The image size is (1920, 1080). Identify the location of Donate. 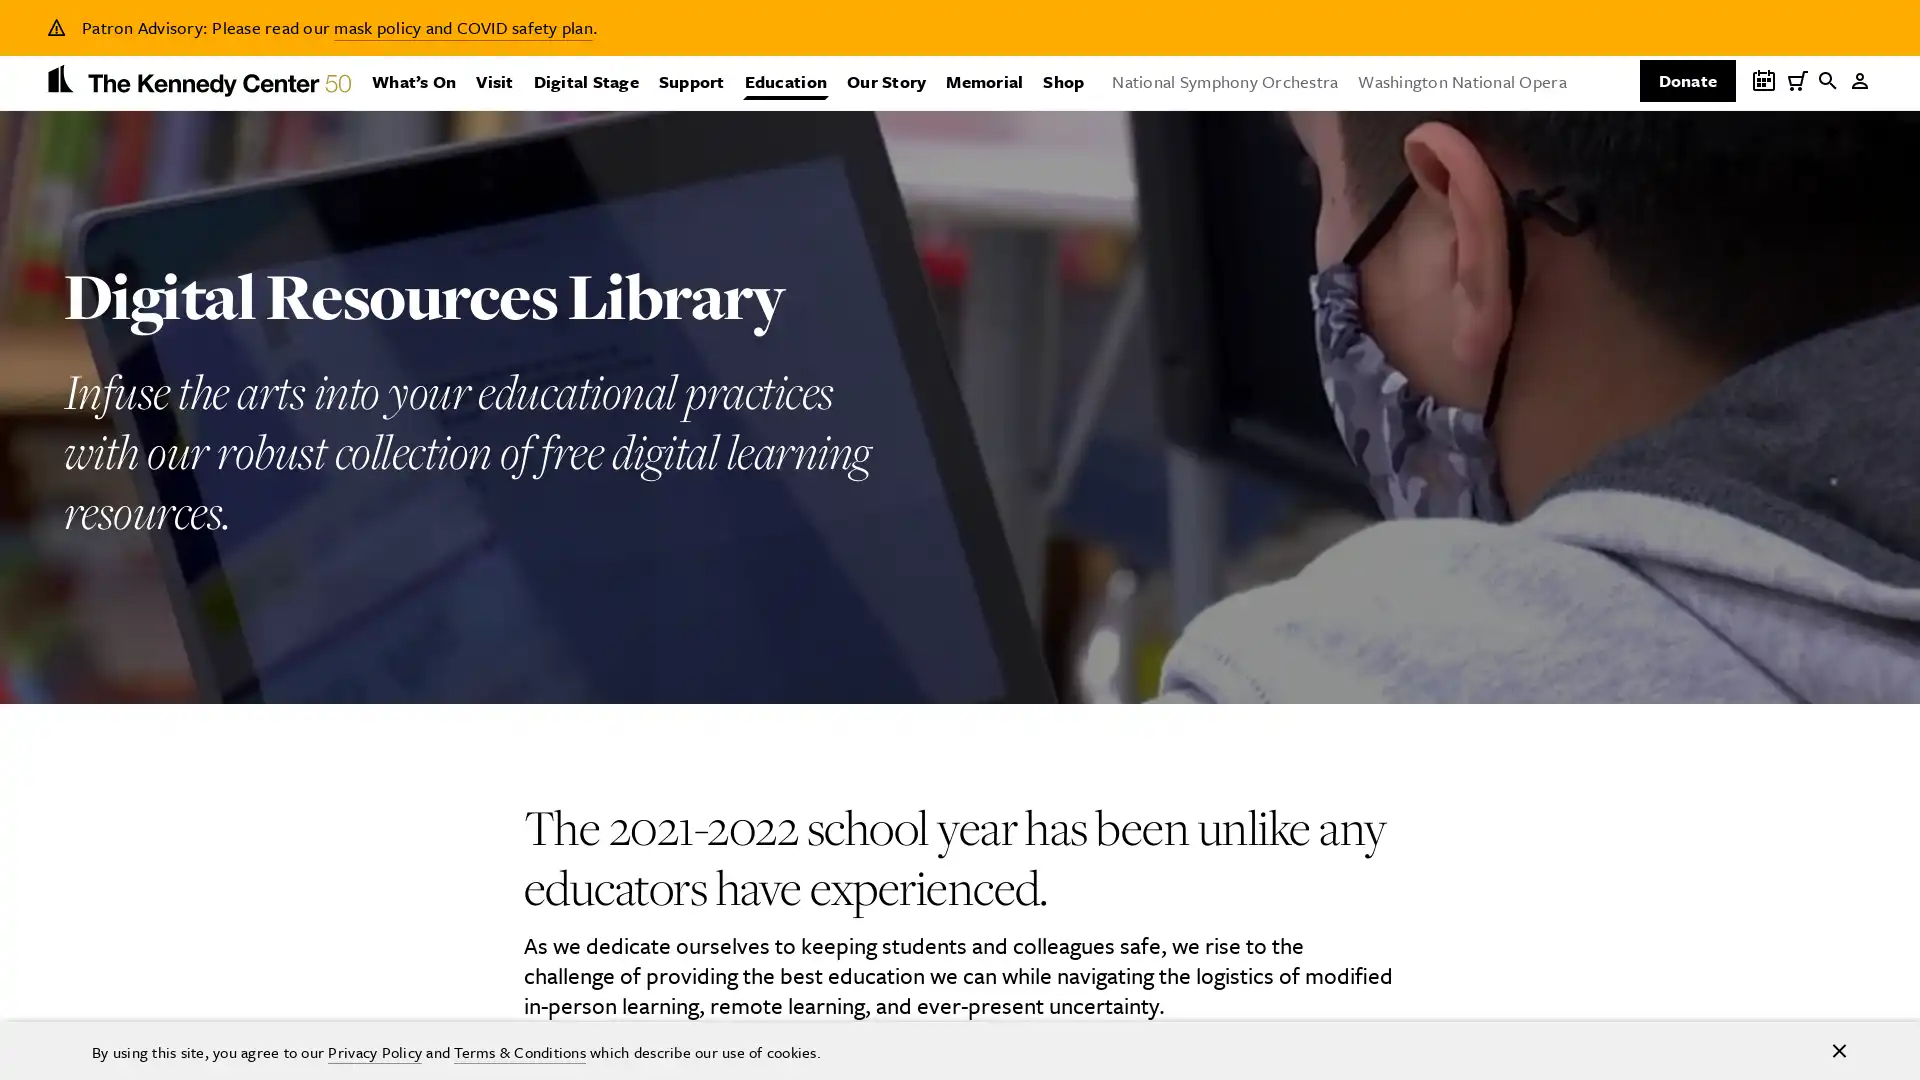
(1687, 80).